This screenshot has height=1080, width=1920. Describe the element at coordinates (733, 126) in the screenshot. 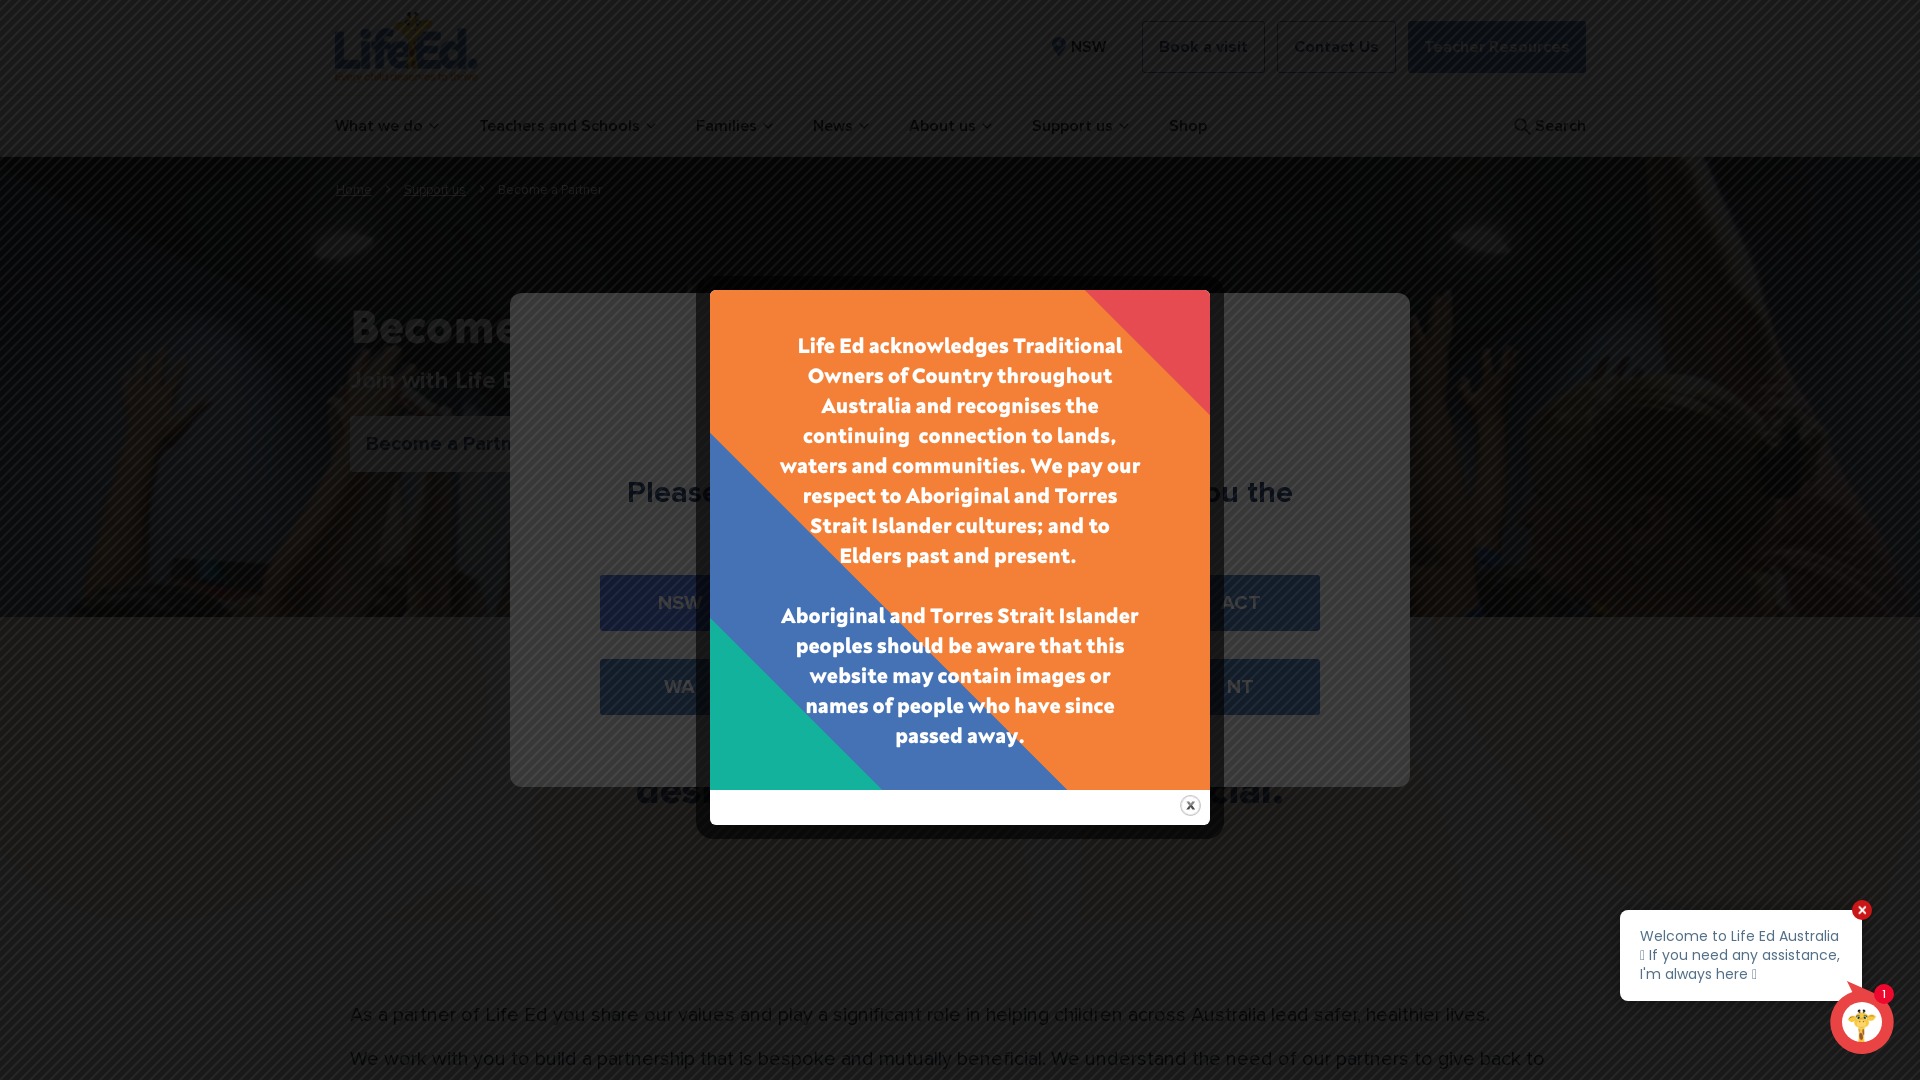

I see `'Families'` at that location.